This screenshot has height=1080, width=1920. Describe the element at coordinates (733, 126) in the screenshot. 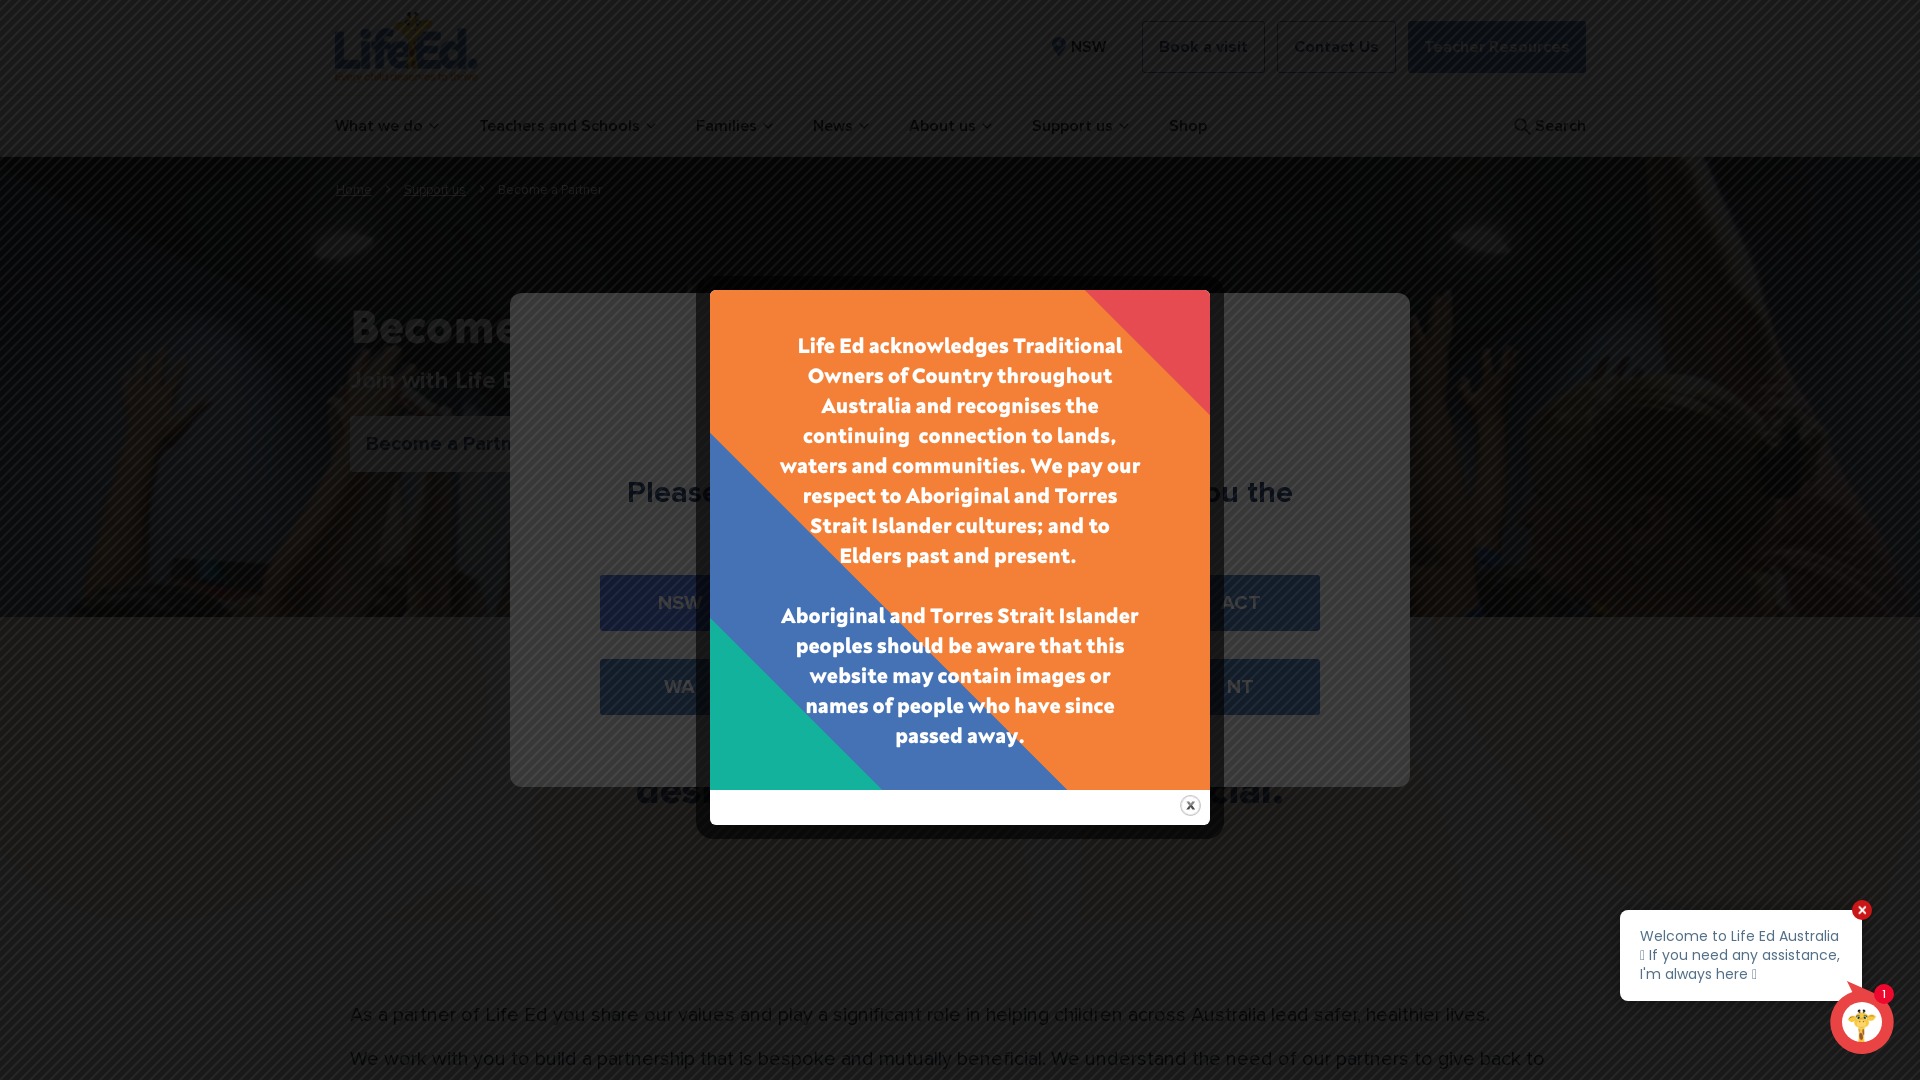

I see `'Families'` at that location.